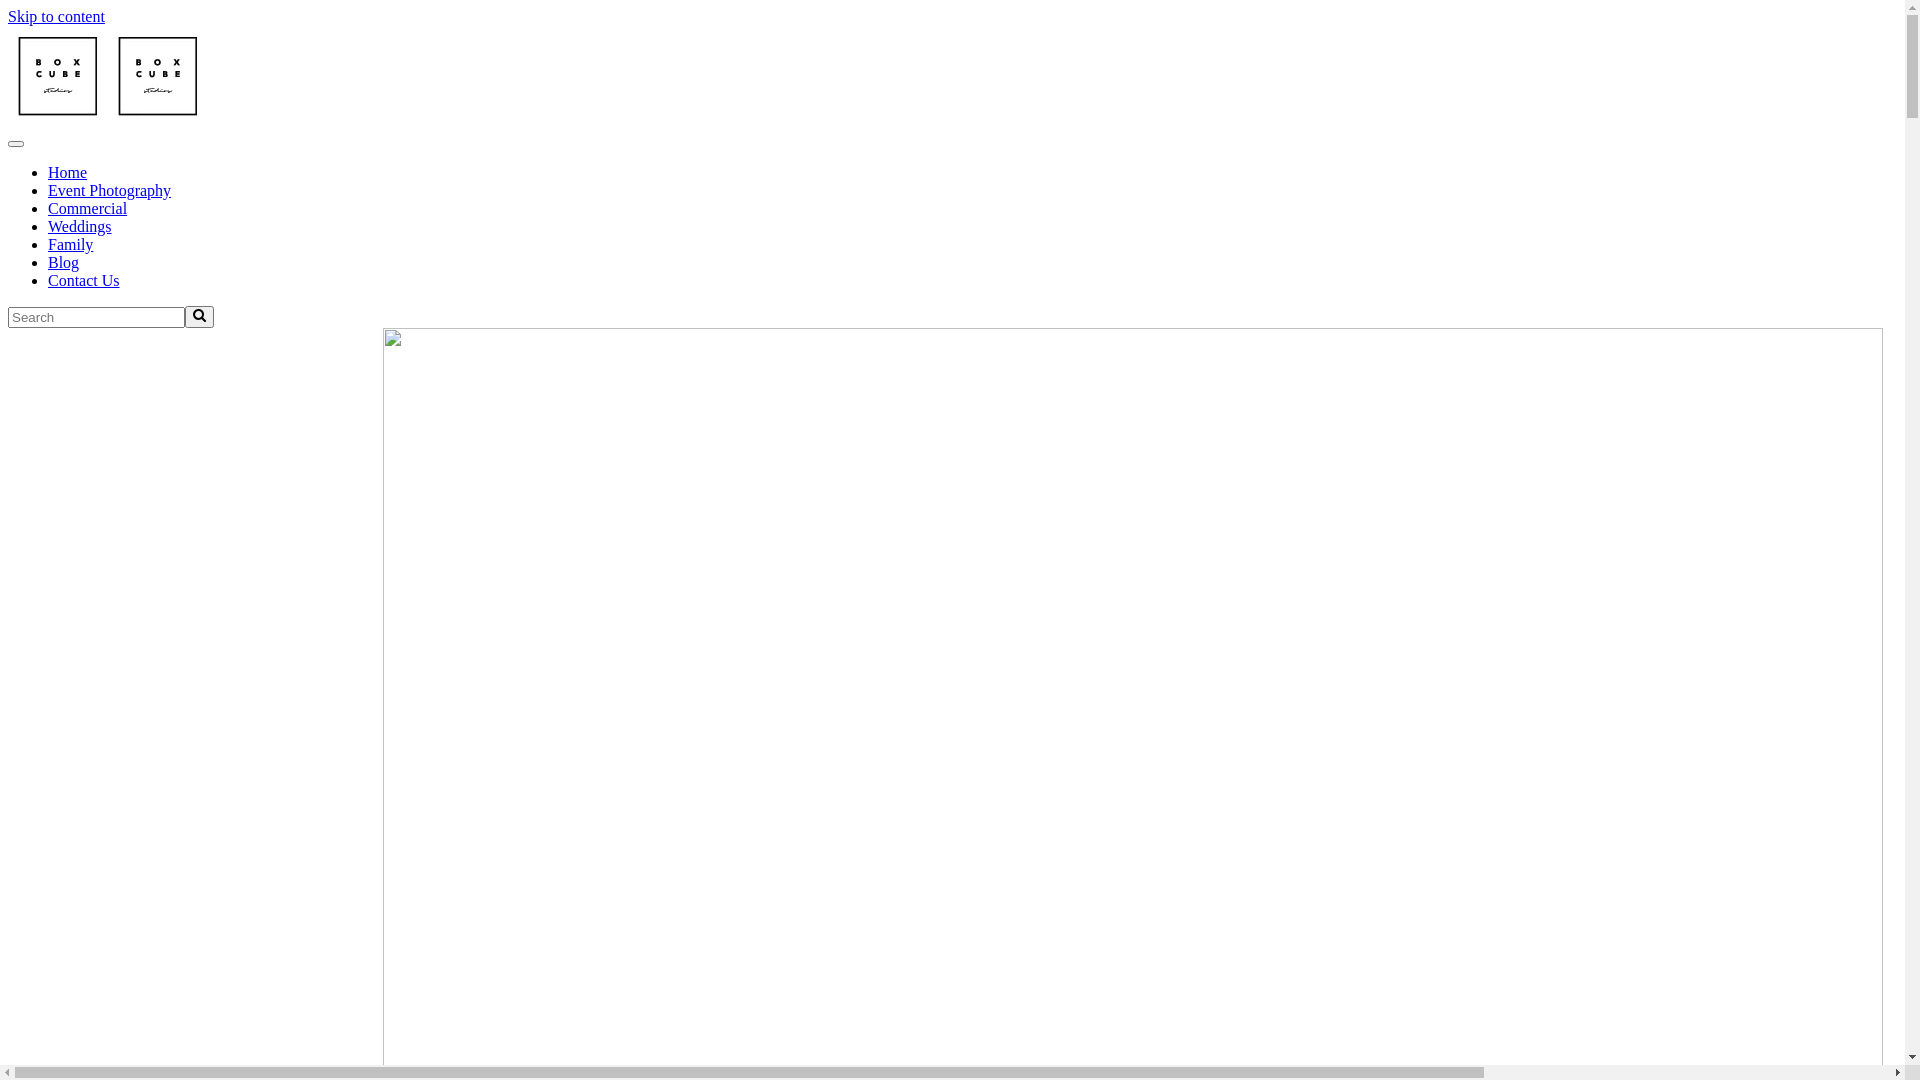 This screenshot has height=1080, width=1920. What do you see at coordinates (108, 190) in the screenshot?
I see `'Event Photography'` at bounding box center [108, 190].